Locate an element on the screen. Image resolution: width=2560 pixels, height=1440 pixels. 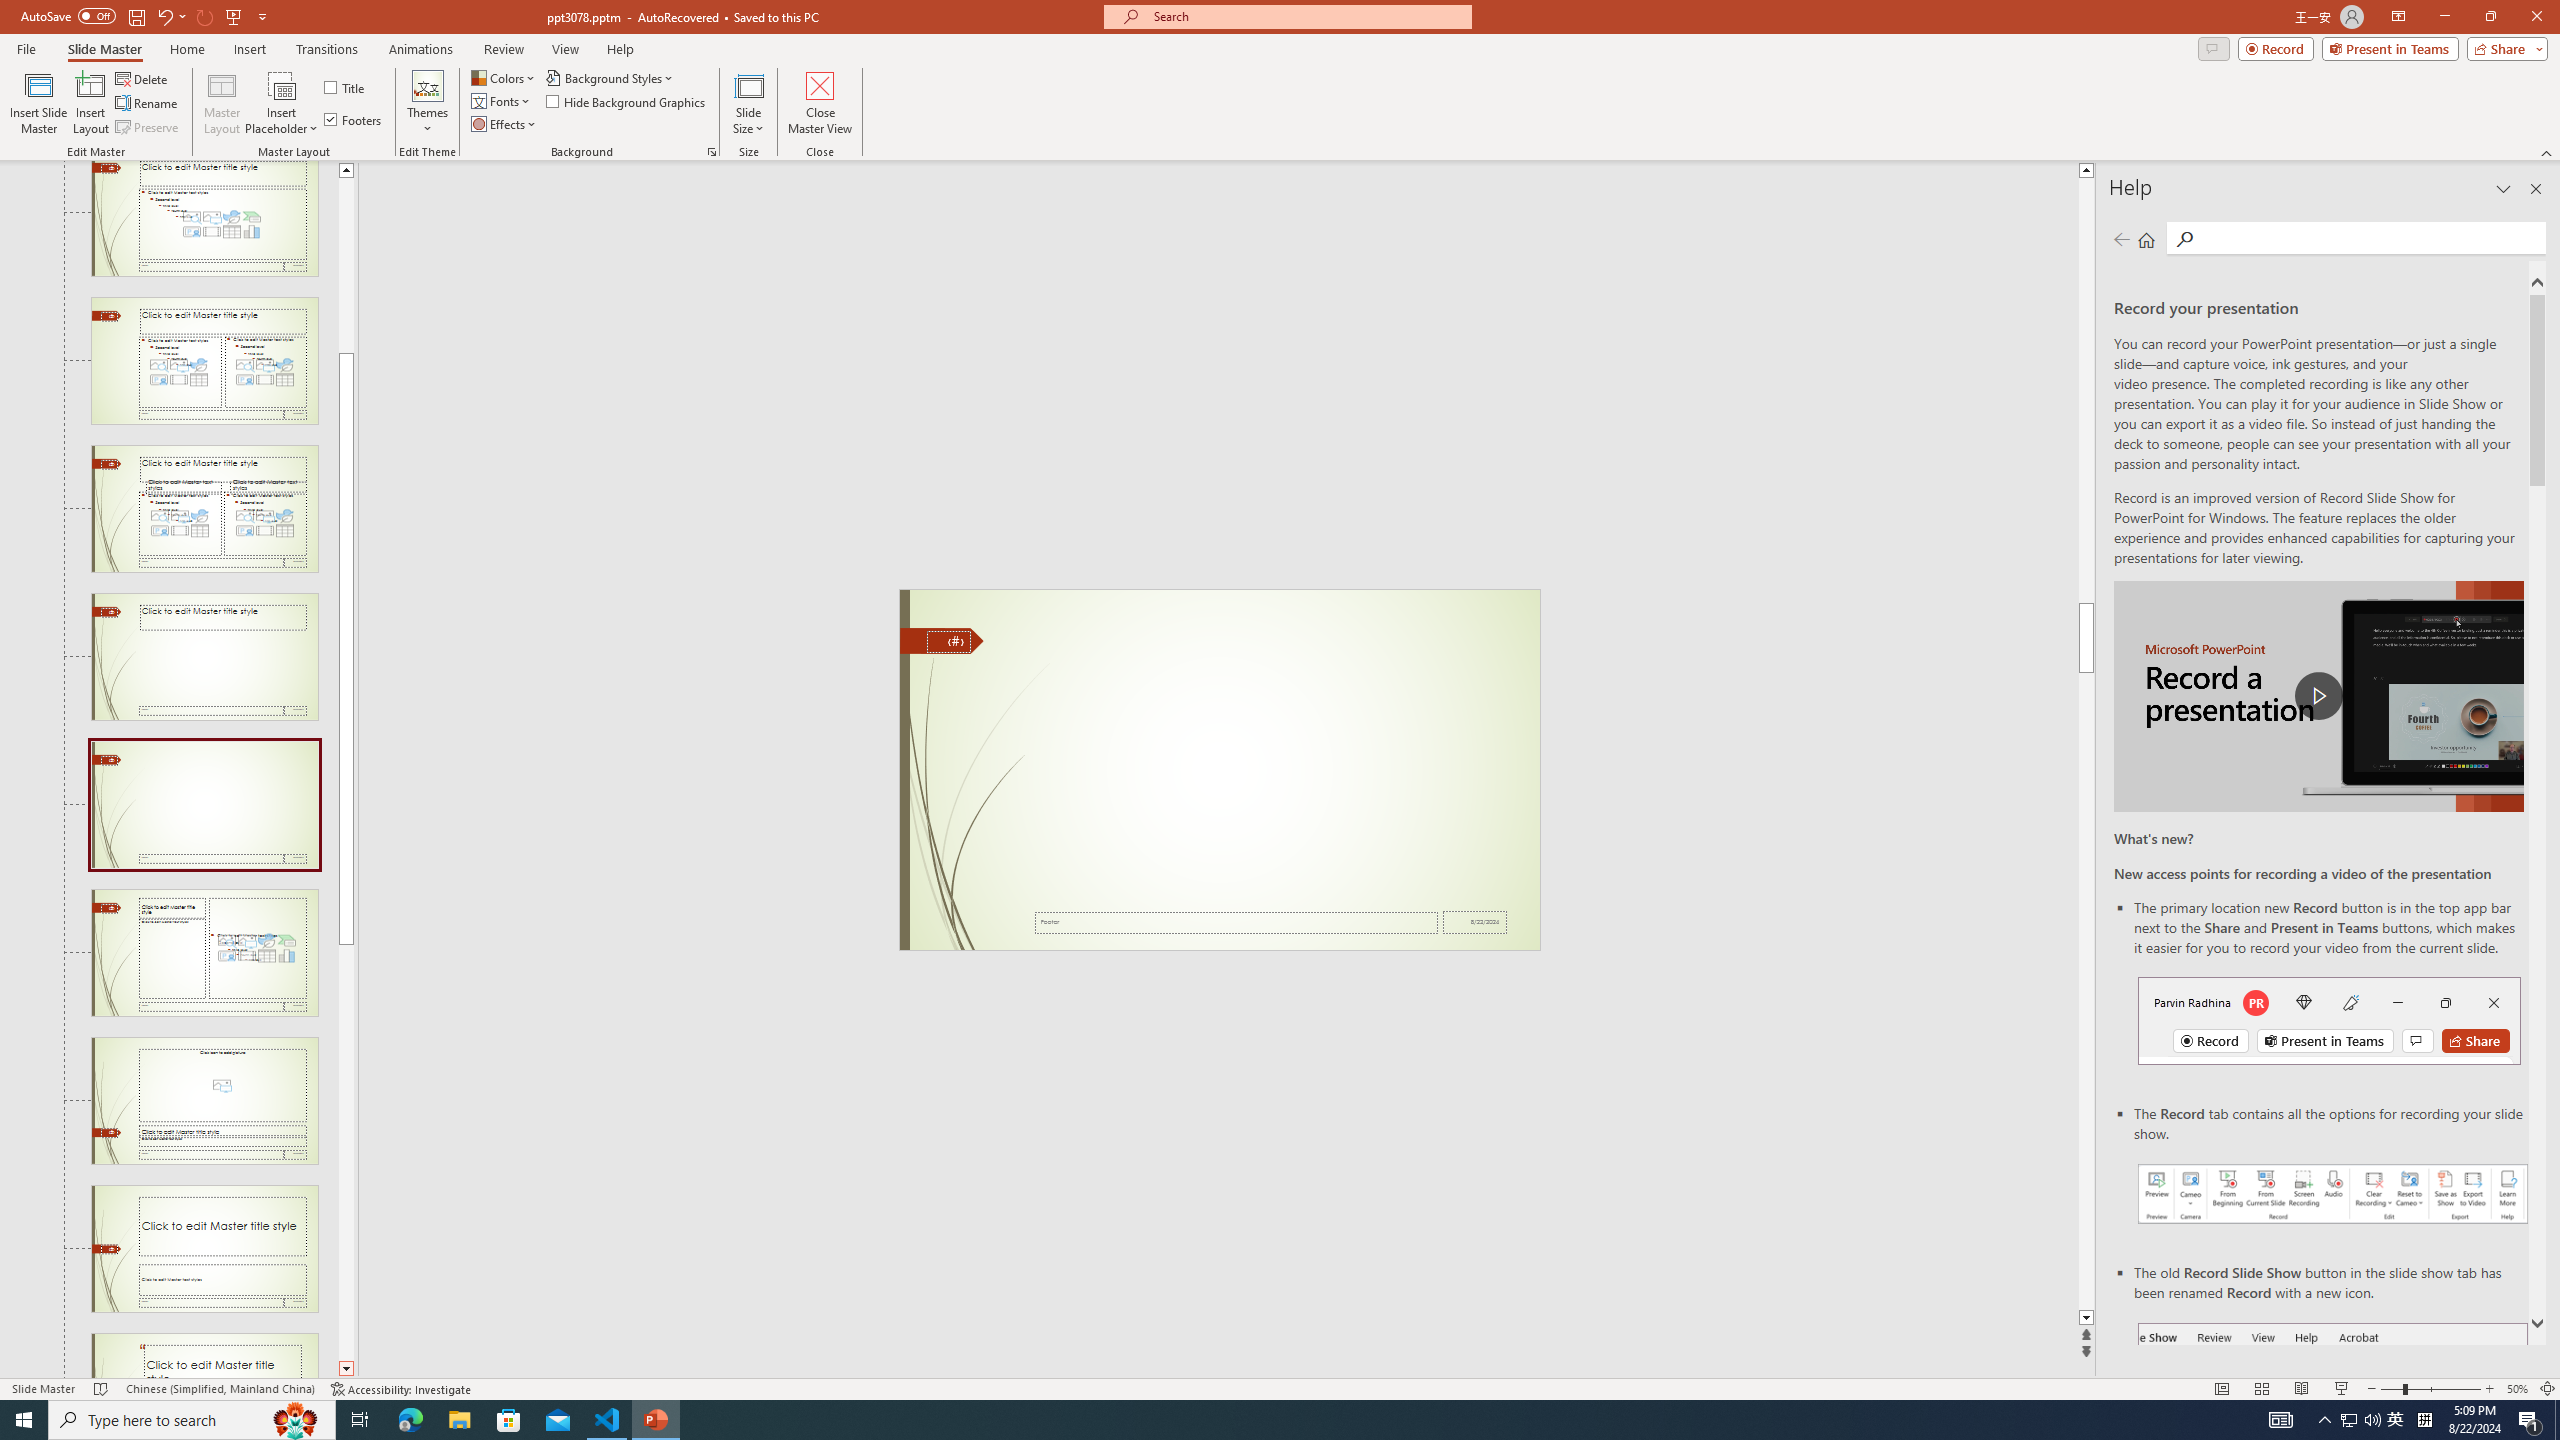
'Master Layout...' is located at coordinates (221, 103).